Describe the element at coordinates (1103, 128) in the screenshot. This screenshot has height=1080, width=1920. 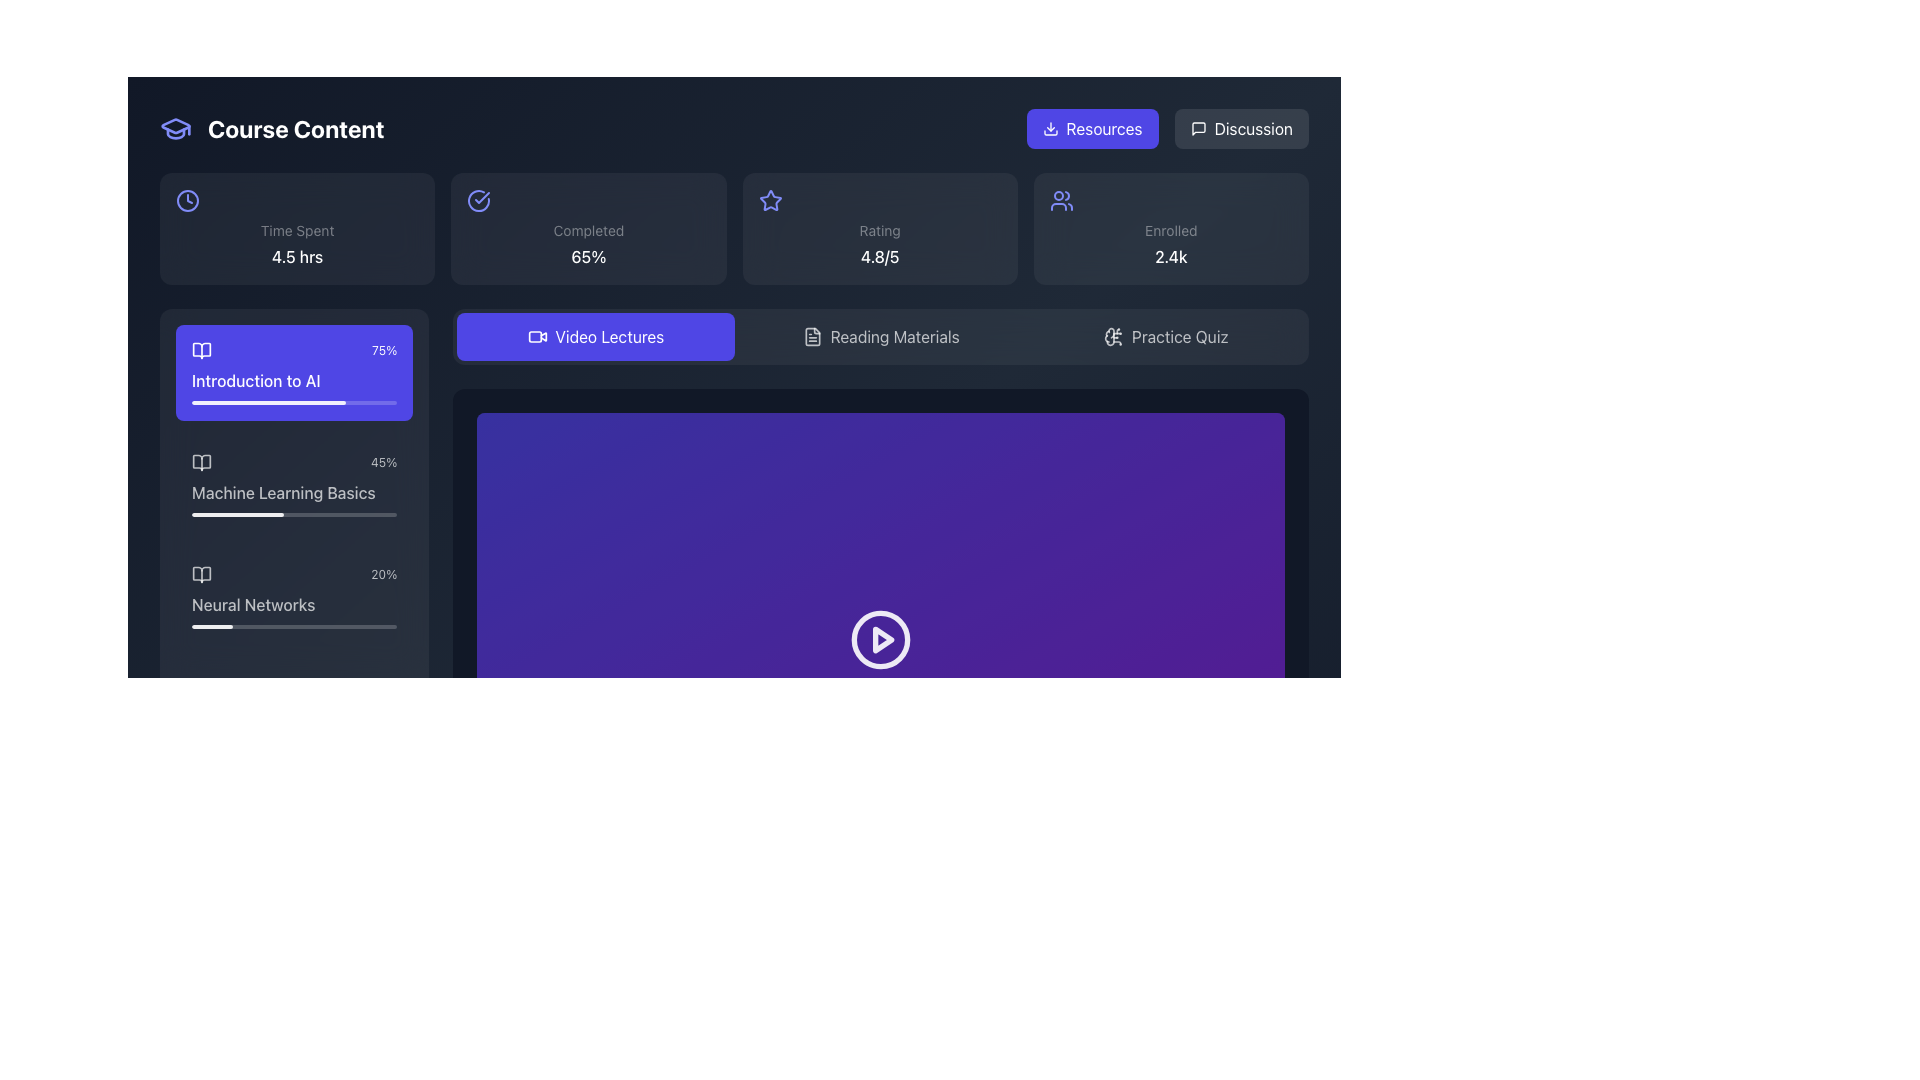
I see `the 'Resources' text label, which is part of a button with a blue background located under the title bar and next to the leftmost icon` at that location.